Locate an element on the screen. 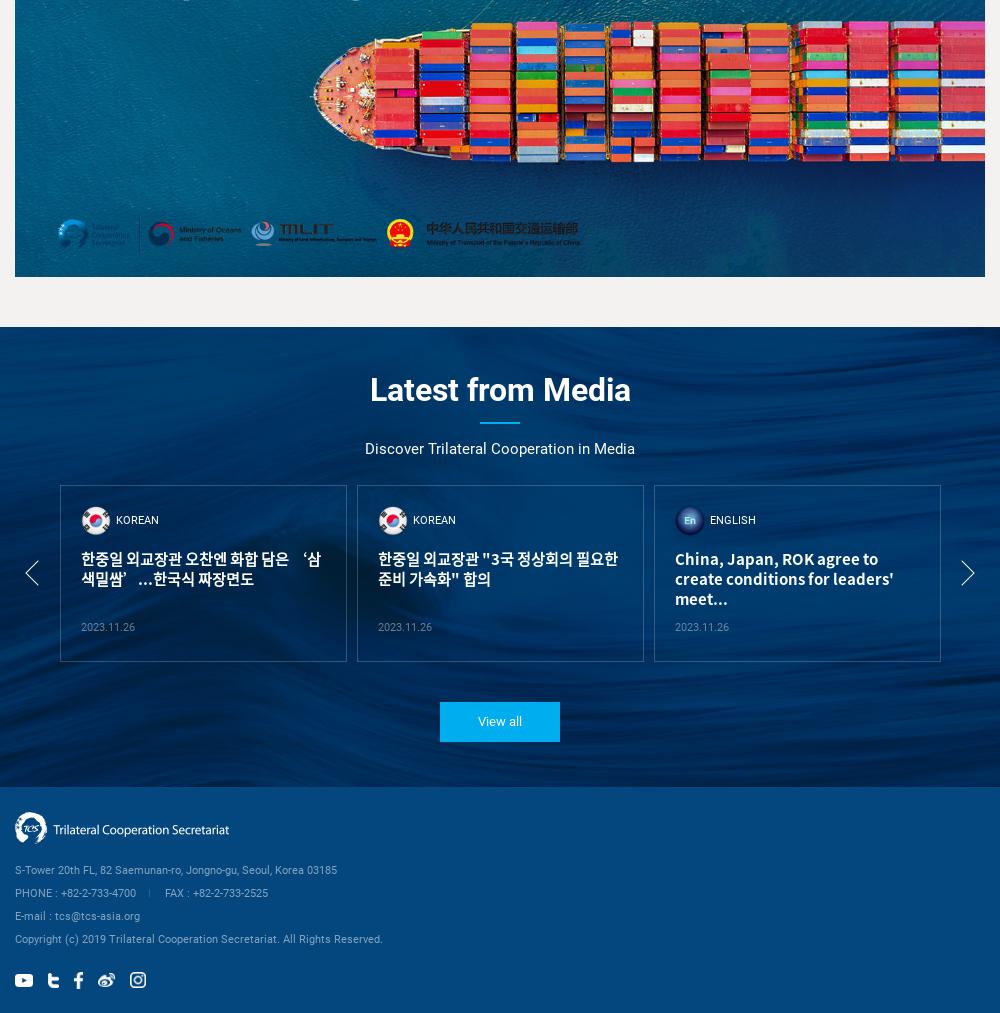 Image resolution: width=1000 pixels, height=1013 pixels. '한중일 외교장관 "3국 정상회의 필요한 준비 가속화" 합의' is located at coordinates (213, 567).